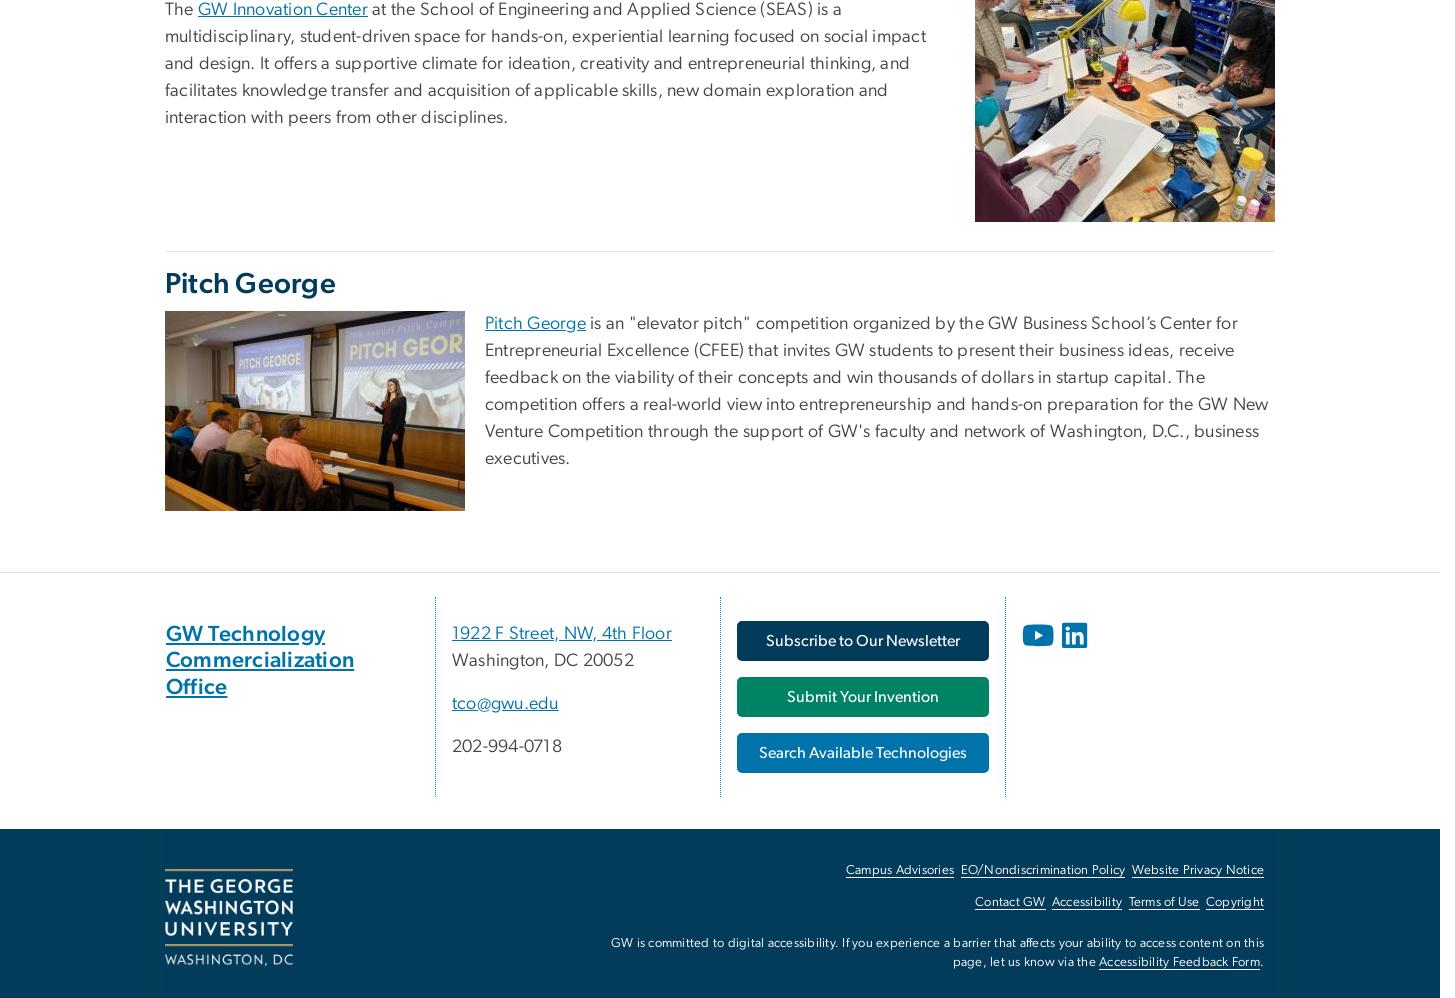 The image size is (1455, 998). Describe the element at coordinates (1258, 961) in the screenshot. I see `'.'` at that location.